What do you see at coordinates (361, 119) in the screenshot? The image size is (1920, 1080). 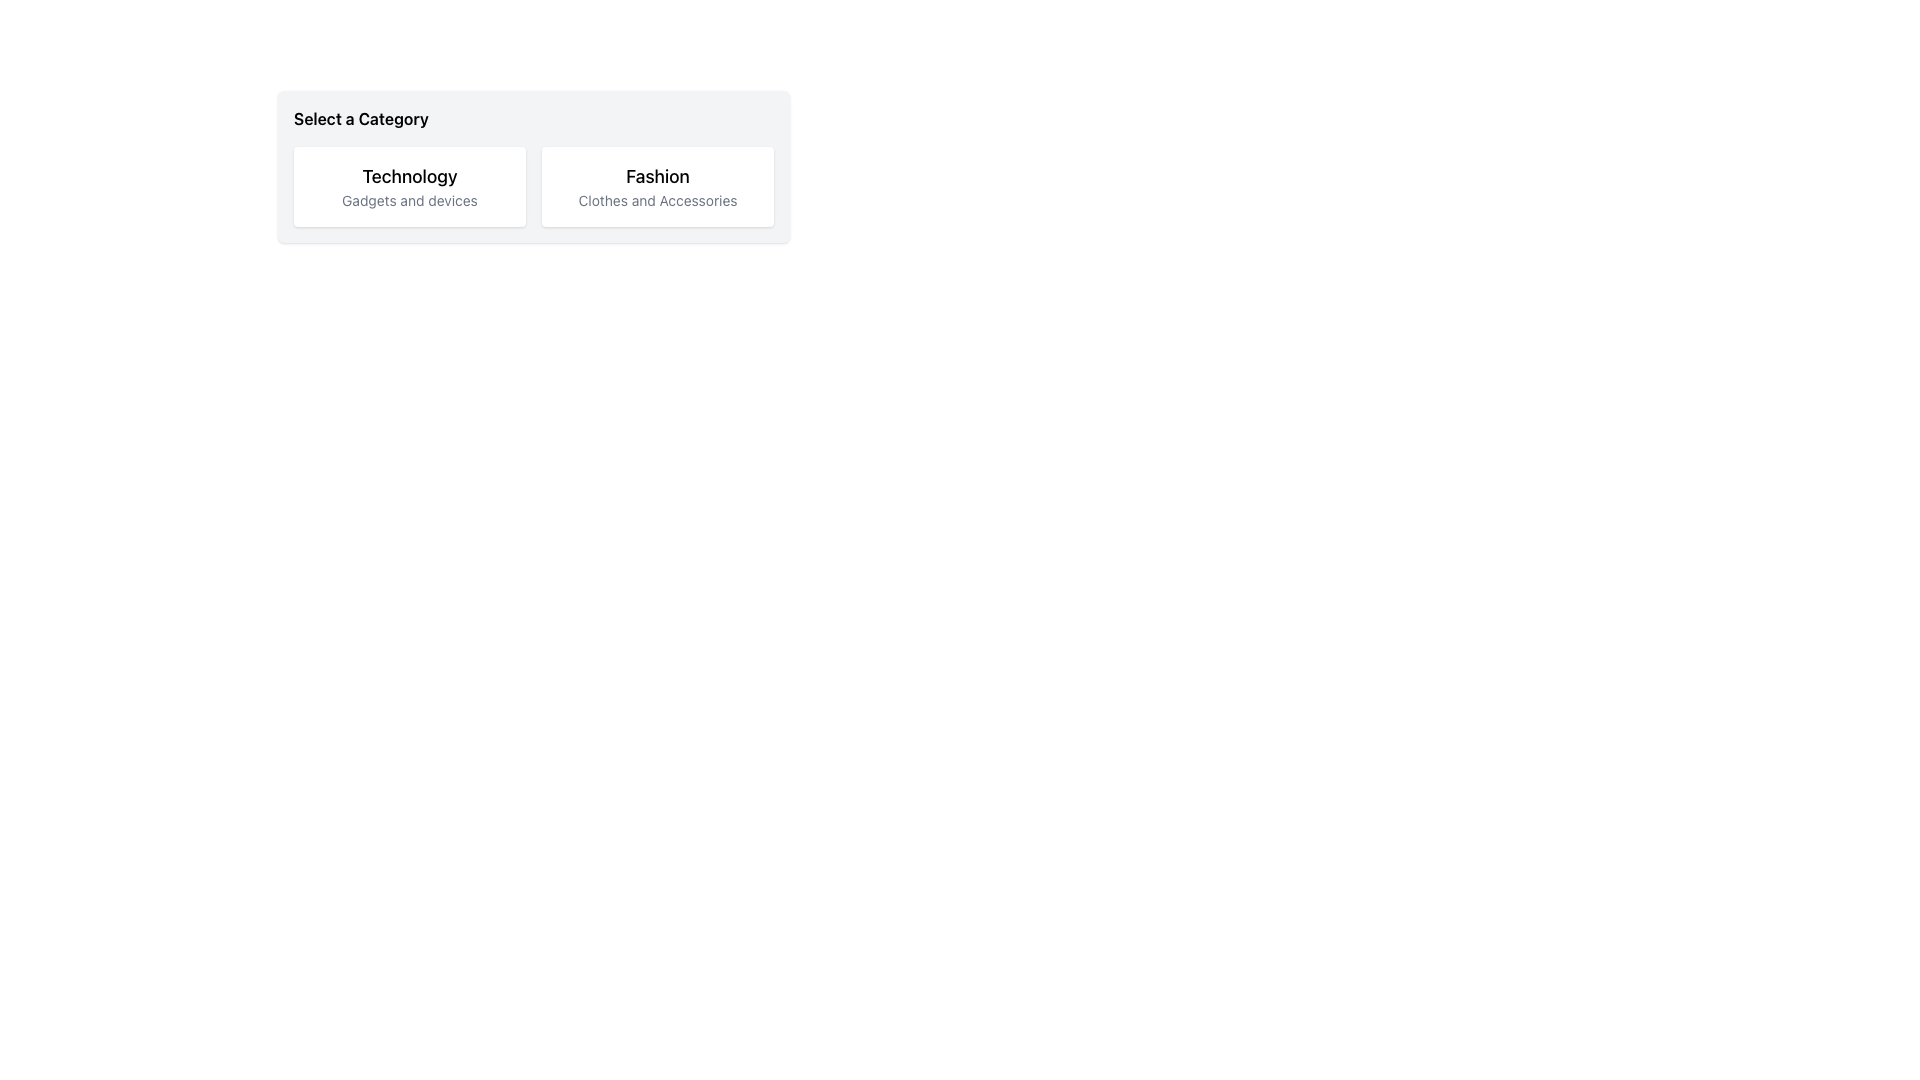 I see `the static header text label that instructs the user to choose a category, located above the category cards for 'Technology' and 'Fashion'` at bounding box center [361, 119].